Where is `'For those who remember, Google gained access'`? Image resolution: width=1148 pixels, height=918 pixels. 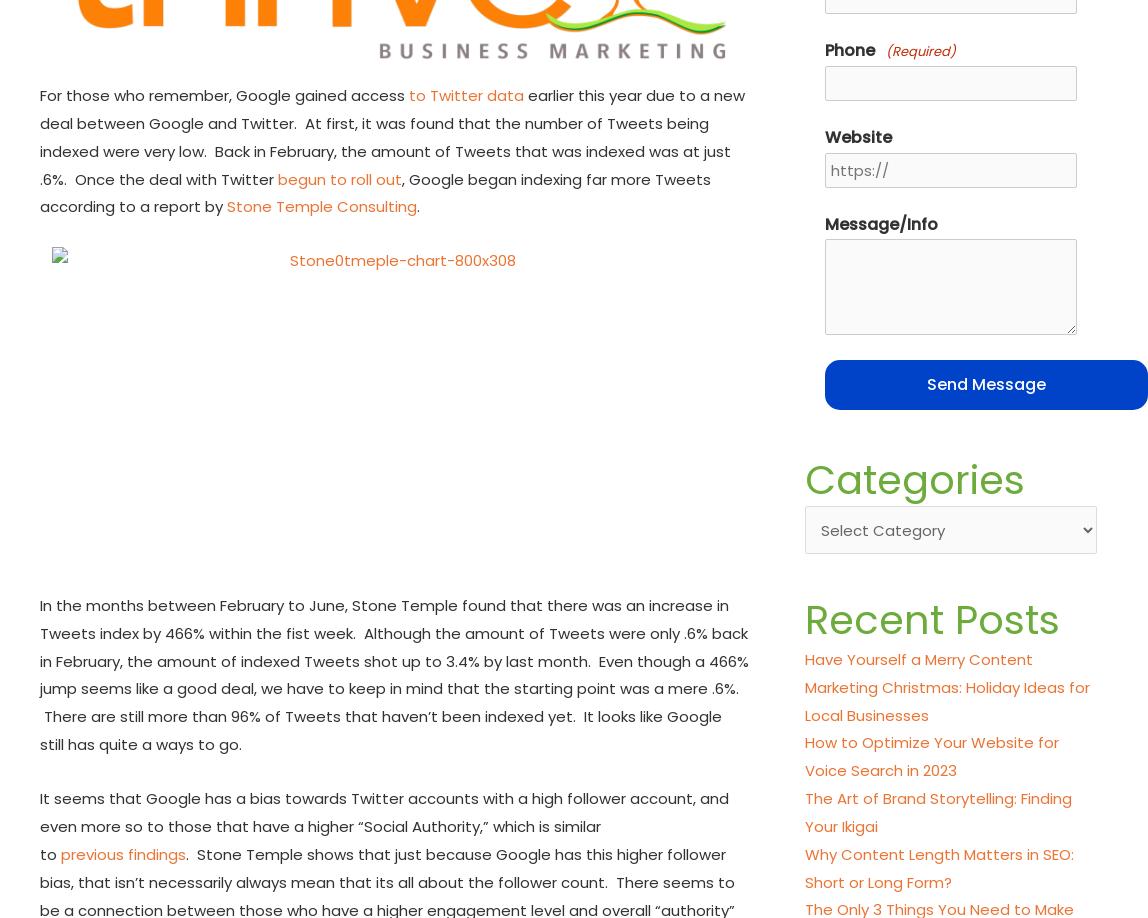 'For those who remember, Google gained access' is located at coordinates (39, 94).